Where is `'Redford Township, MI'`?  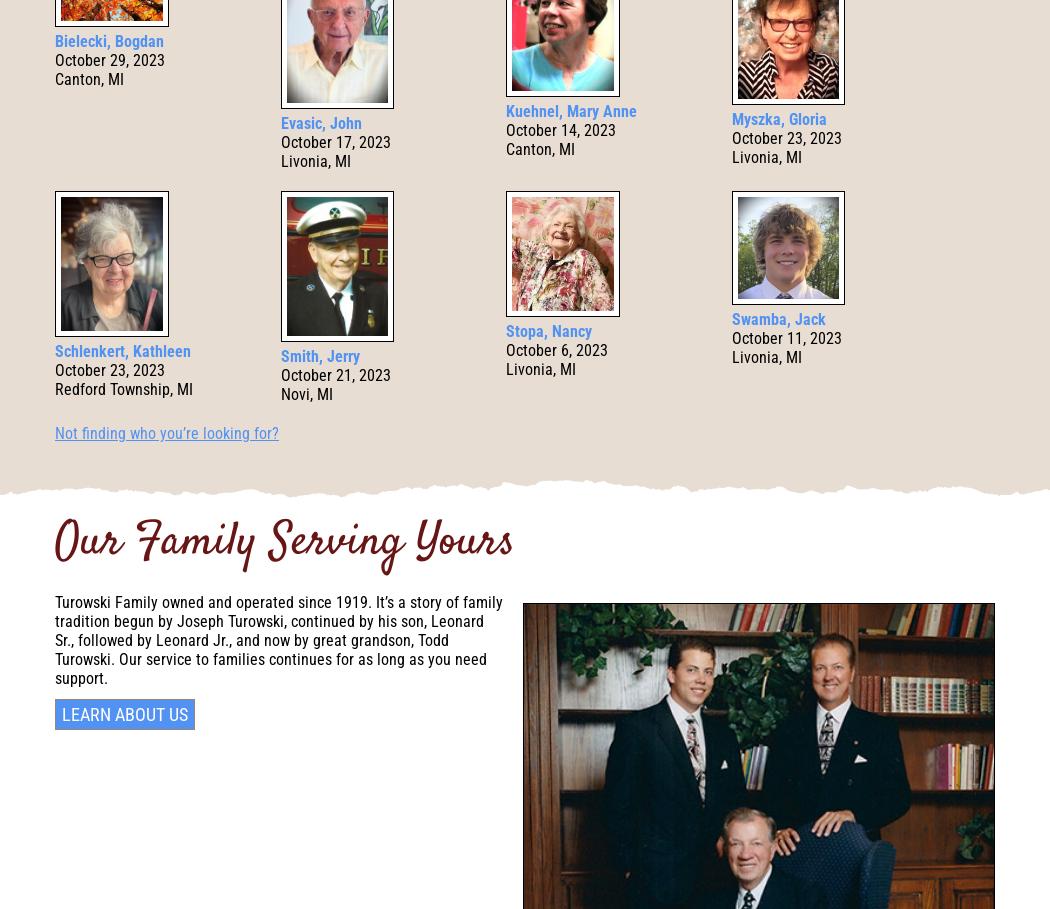
'Redford Township, MI' is located at coordinates (123, 389).